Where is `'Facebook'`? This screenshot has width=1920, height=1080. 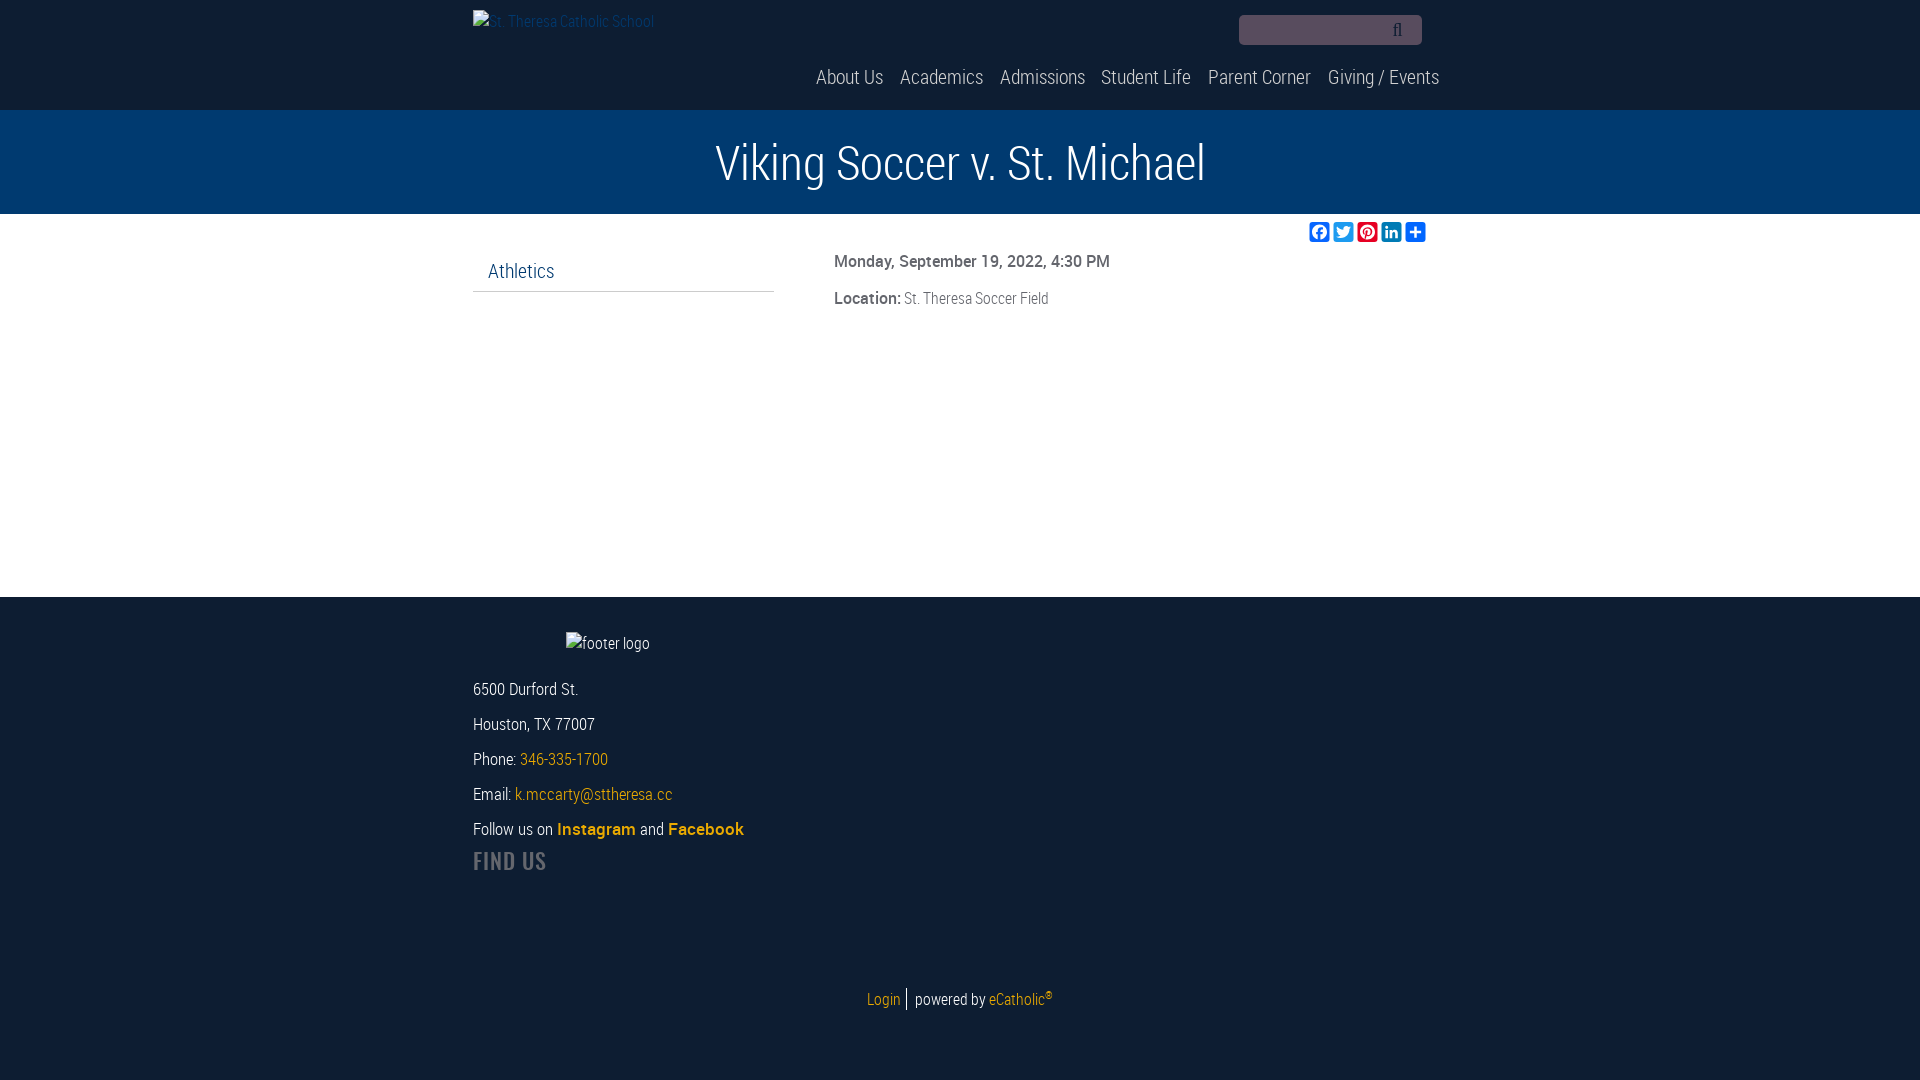
'Facebook' is located at coordinates (1320, 230).